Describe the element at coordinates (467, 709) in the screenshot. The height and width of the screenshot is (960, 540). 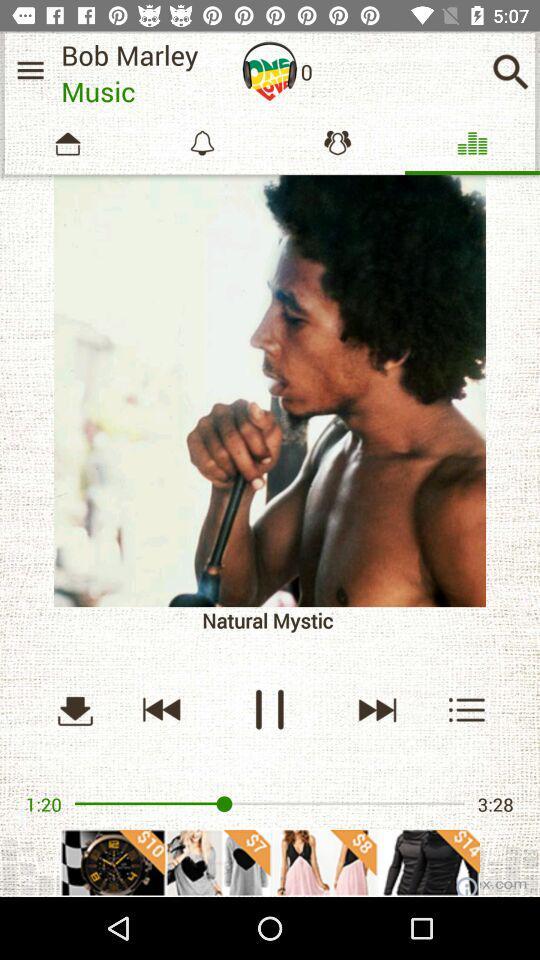
I see `search` at that location.